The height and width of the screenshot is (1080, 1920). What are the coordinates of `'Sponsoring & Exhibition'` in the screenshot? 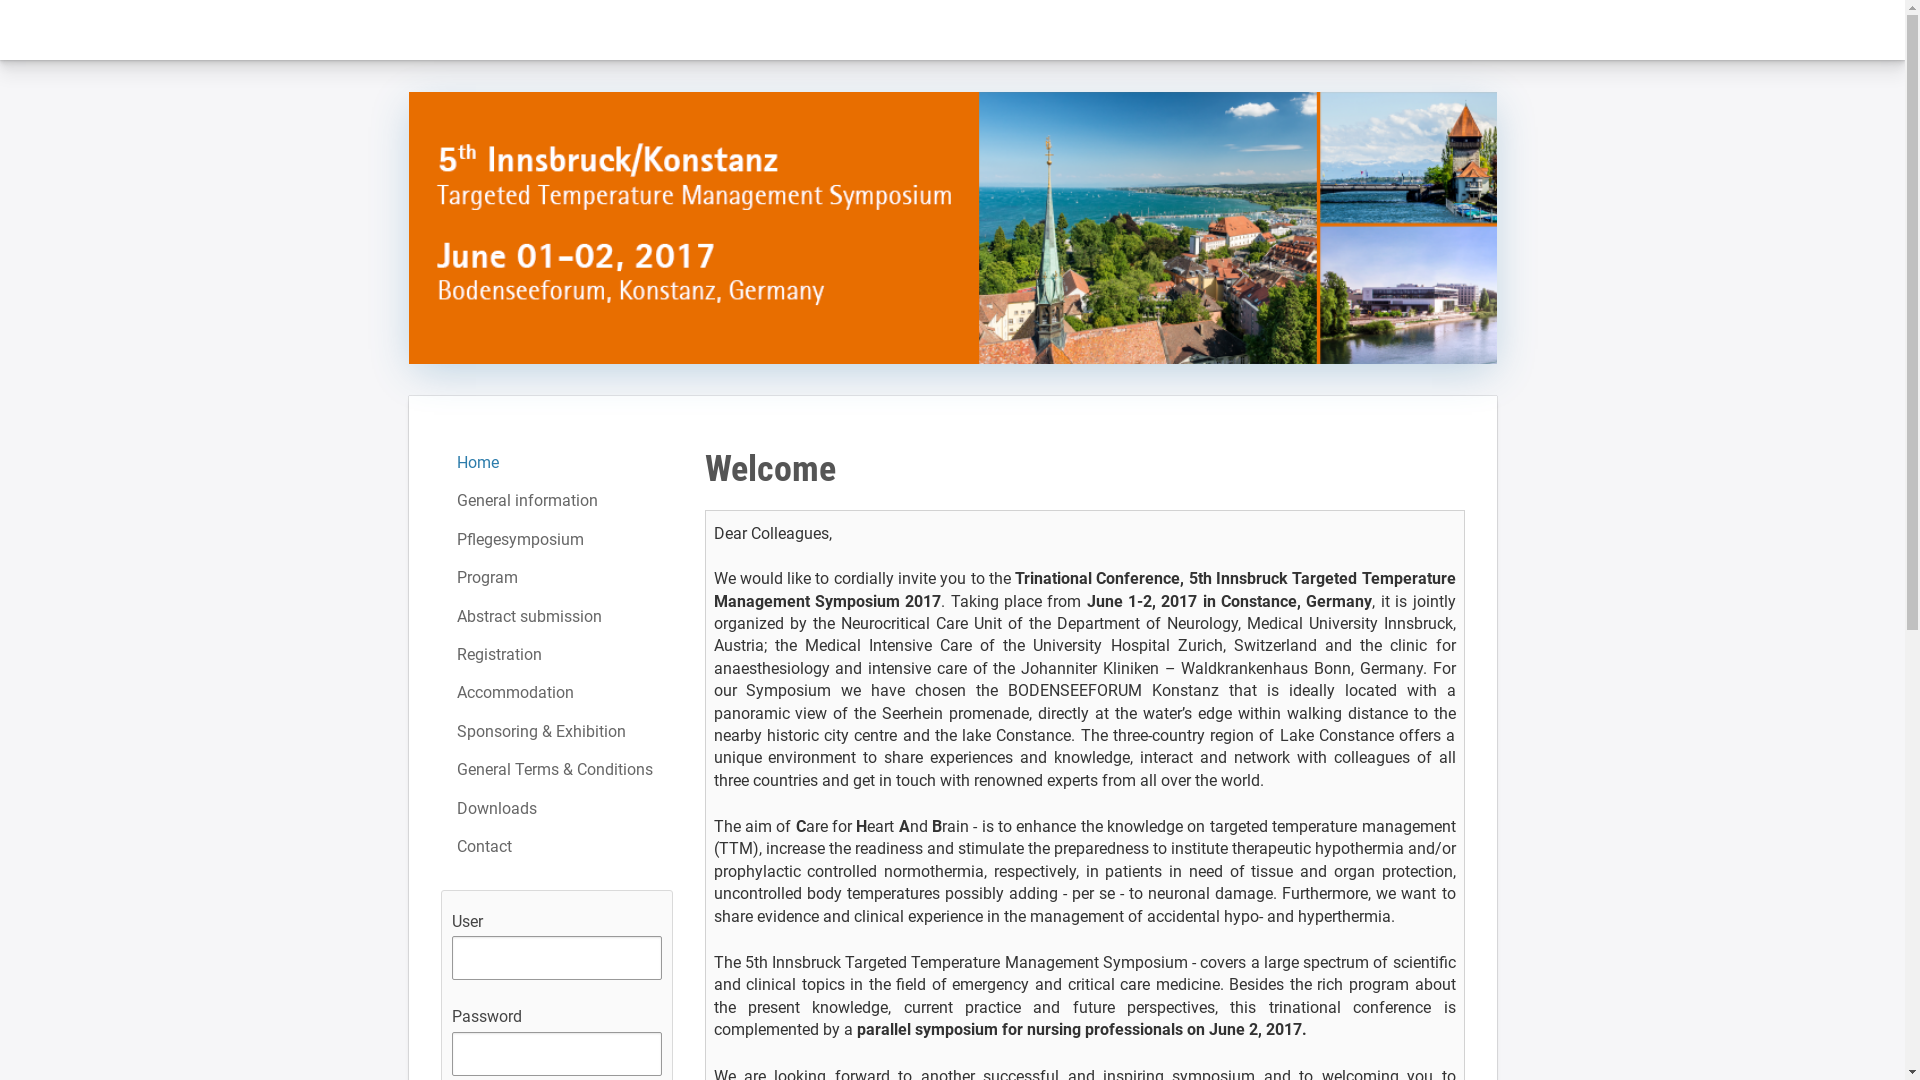 It's located at (556, 732).